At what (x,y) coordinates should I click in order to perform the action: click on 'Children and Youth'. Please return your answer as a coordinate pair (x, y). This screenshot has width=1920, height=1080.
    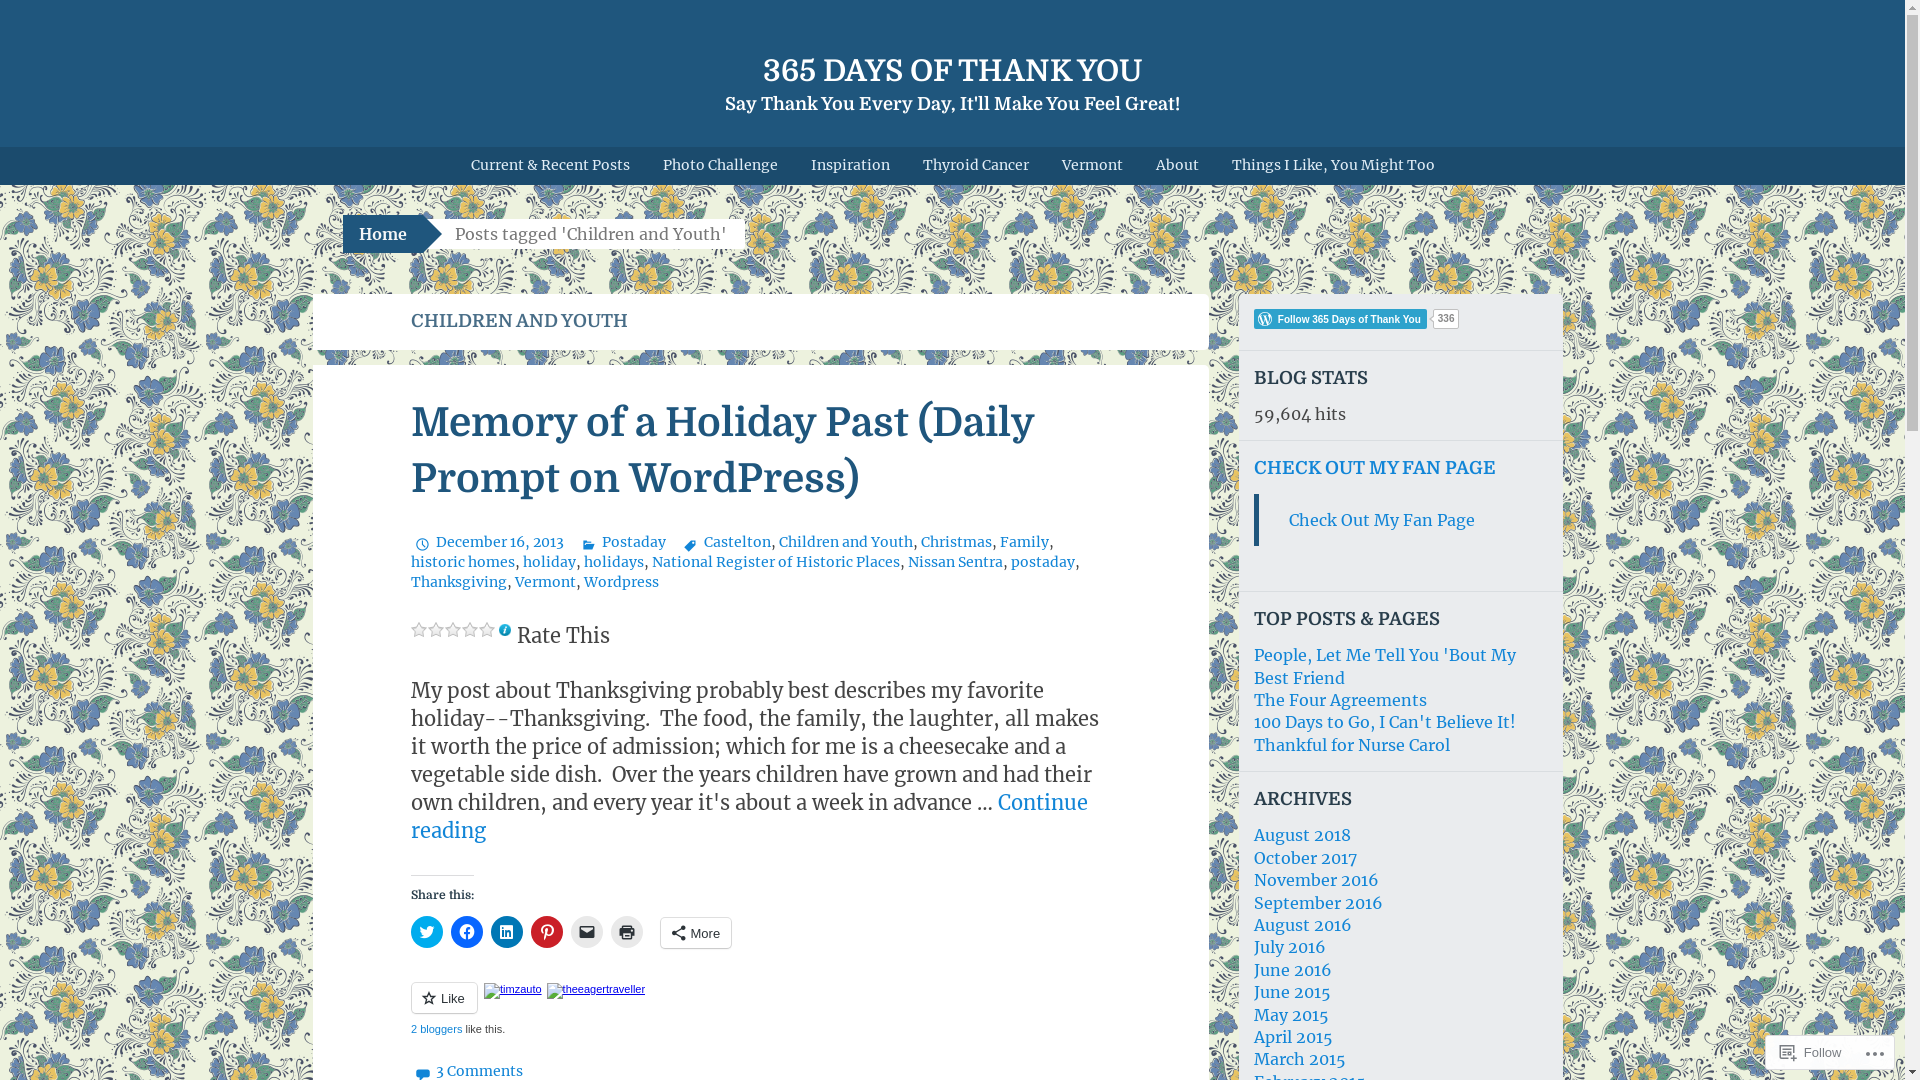
    Looking at the image, I should click on (845, 542).